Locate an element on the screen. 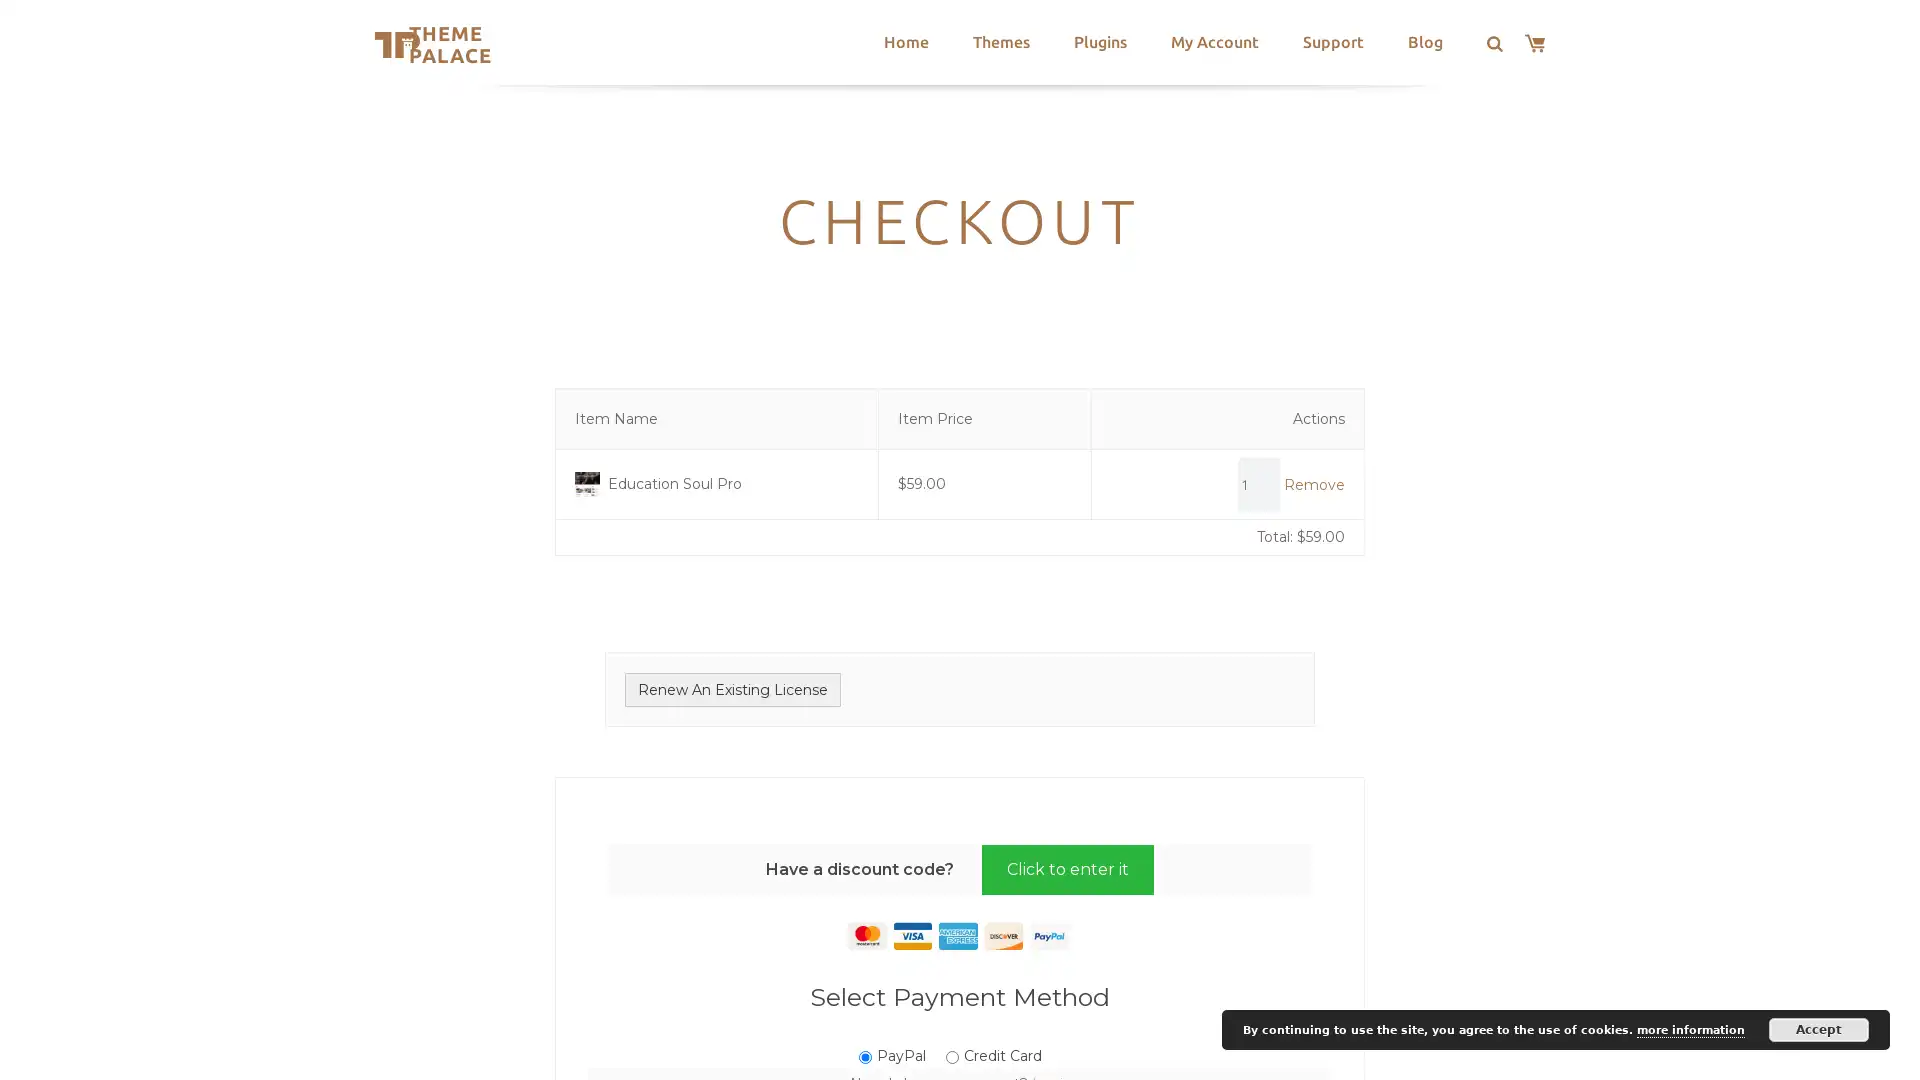 Image resolution: width=1920 pixels, height=1080 pixels. Search is located at coordinates (617, 45).